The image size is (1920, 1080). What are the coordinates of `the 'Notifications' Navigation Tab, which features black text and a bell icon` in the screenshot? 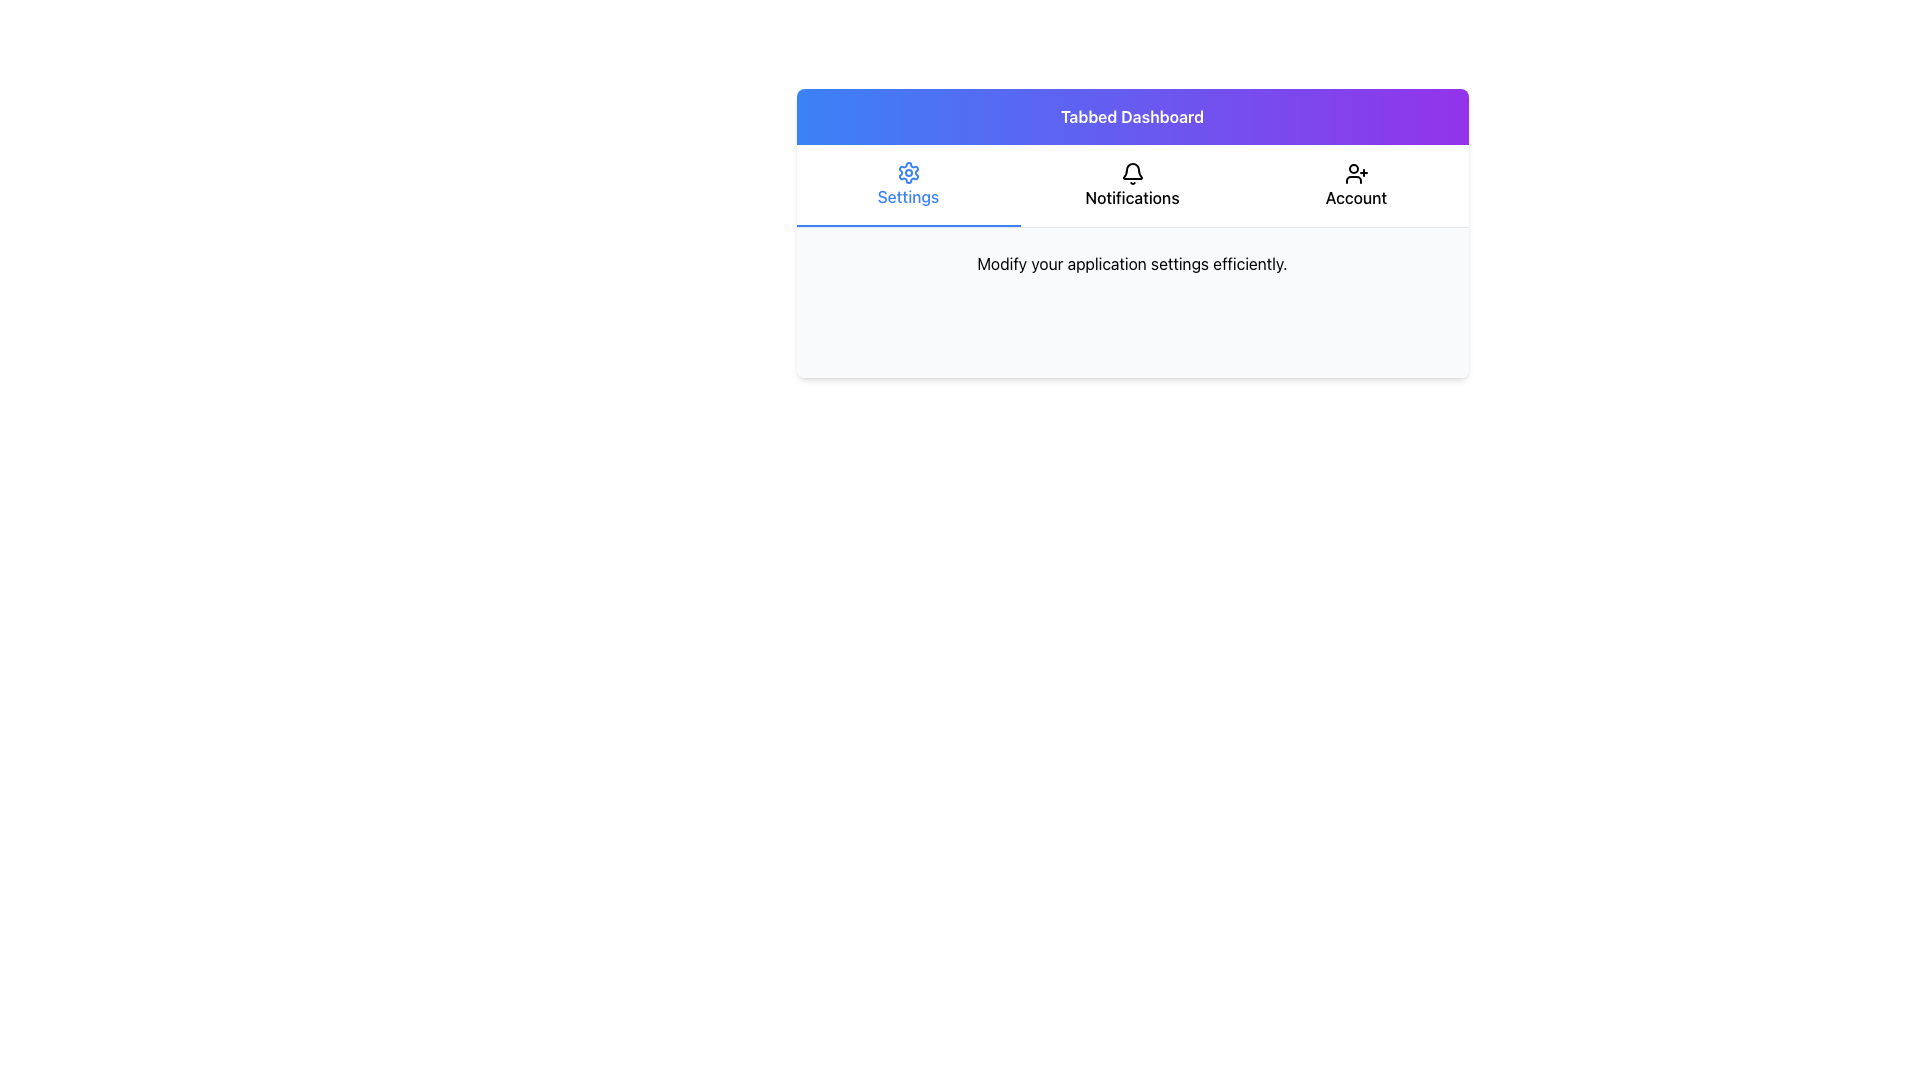 It's located at (1132, 186).